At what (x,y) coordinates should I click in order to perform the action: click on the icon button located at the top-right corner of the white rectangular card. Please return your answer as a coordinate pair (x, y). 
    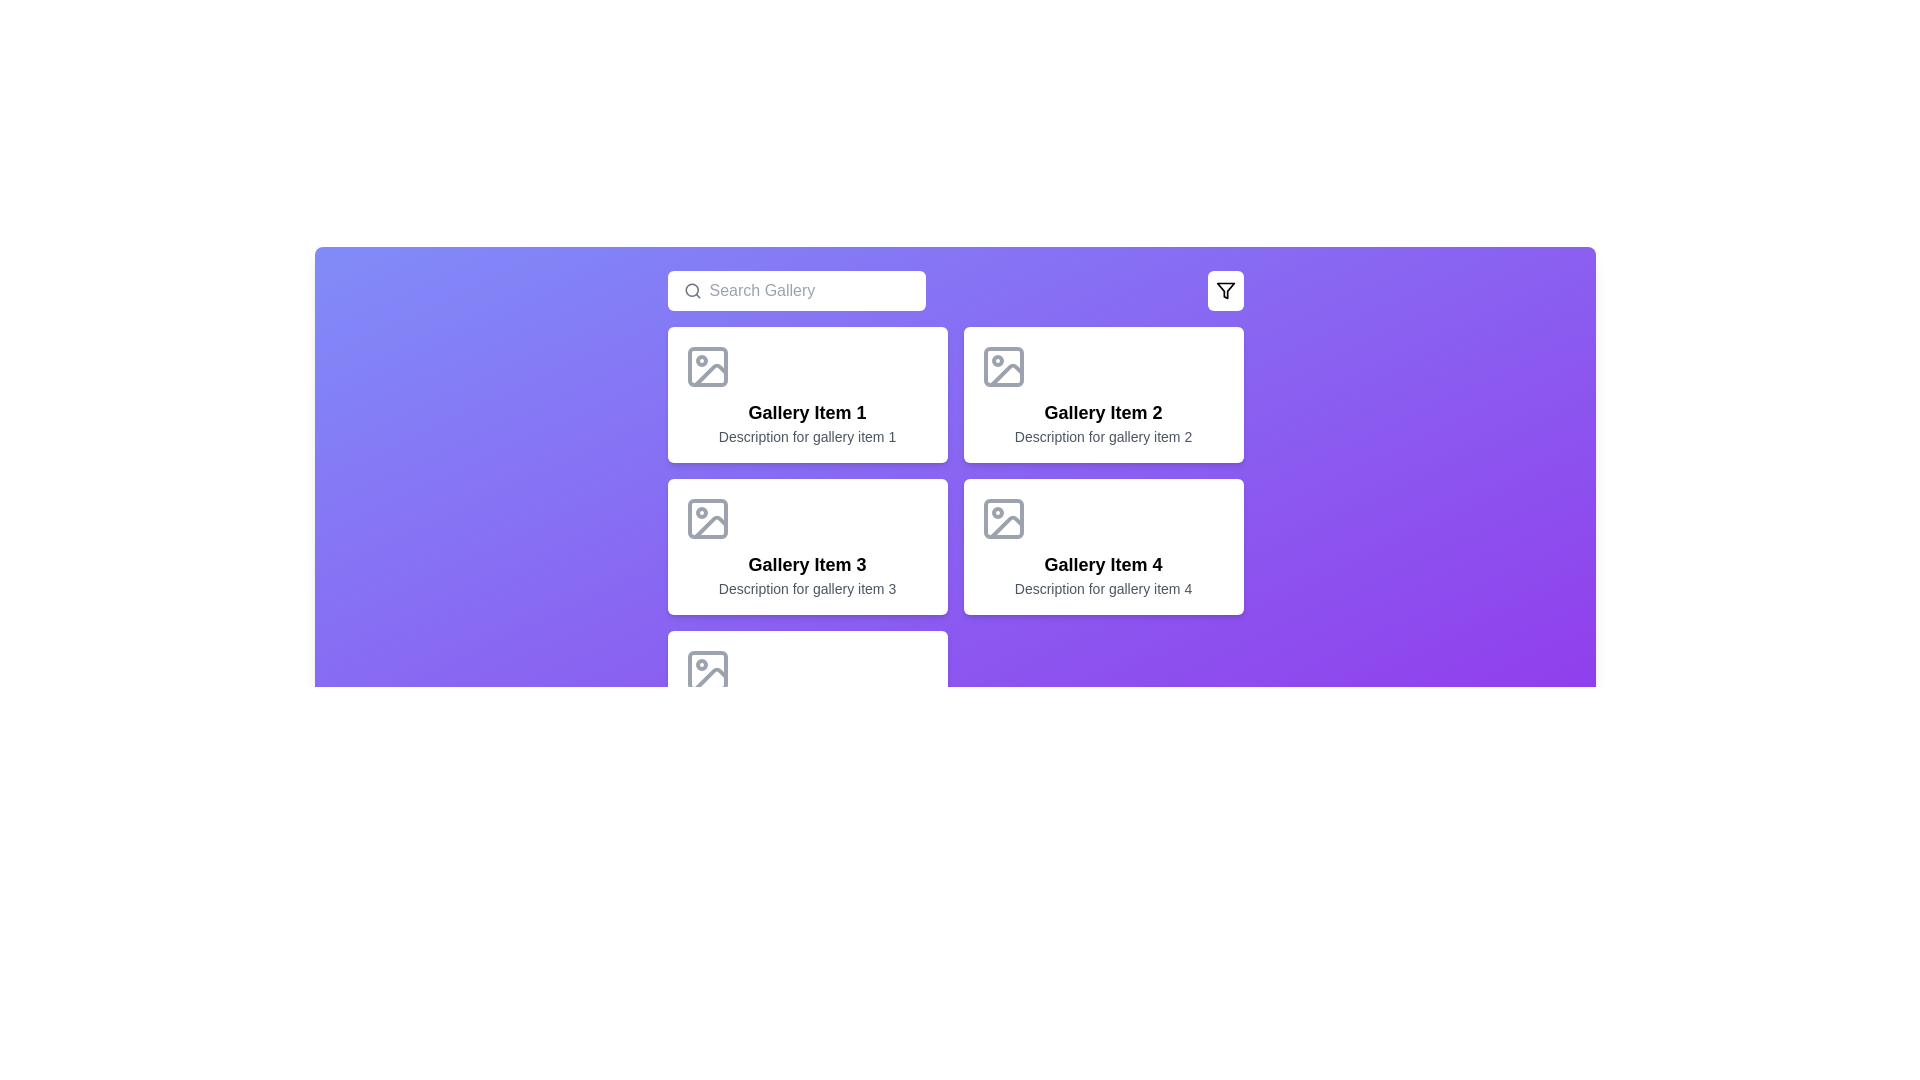
    Looking at the image, I should click on (1224, 290).